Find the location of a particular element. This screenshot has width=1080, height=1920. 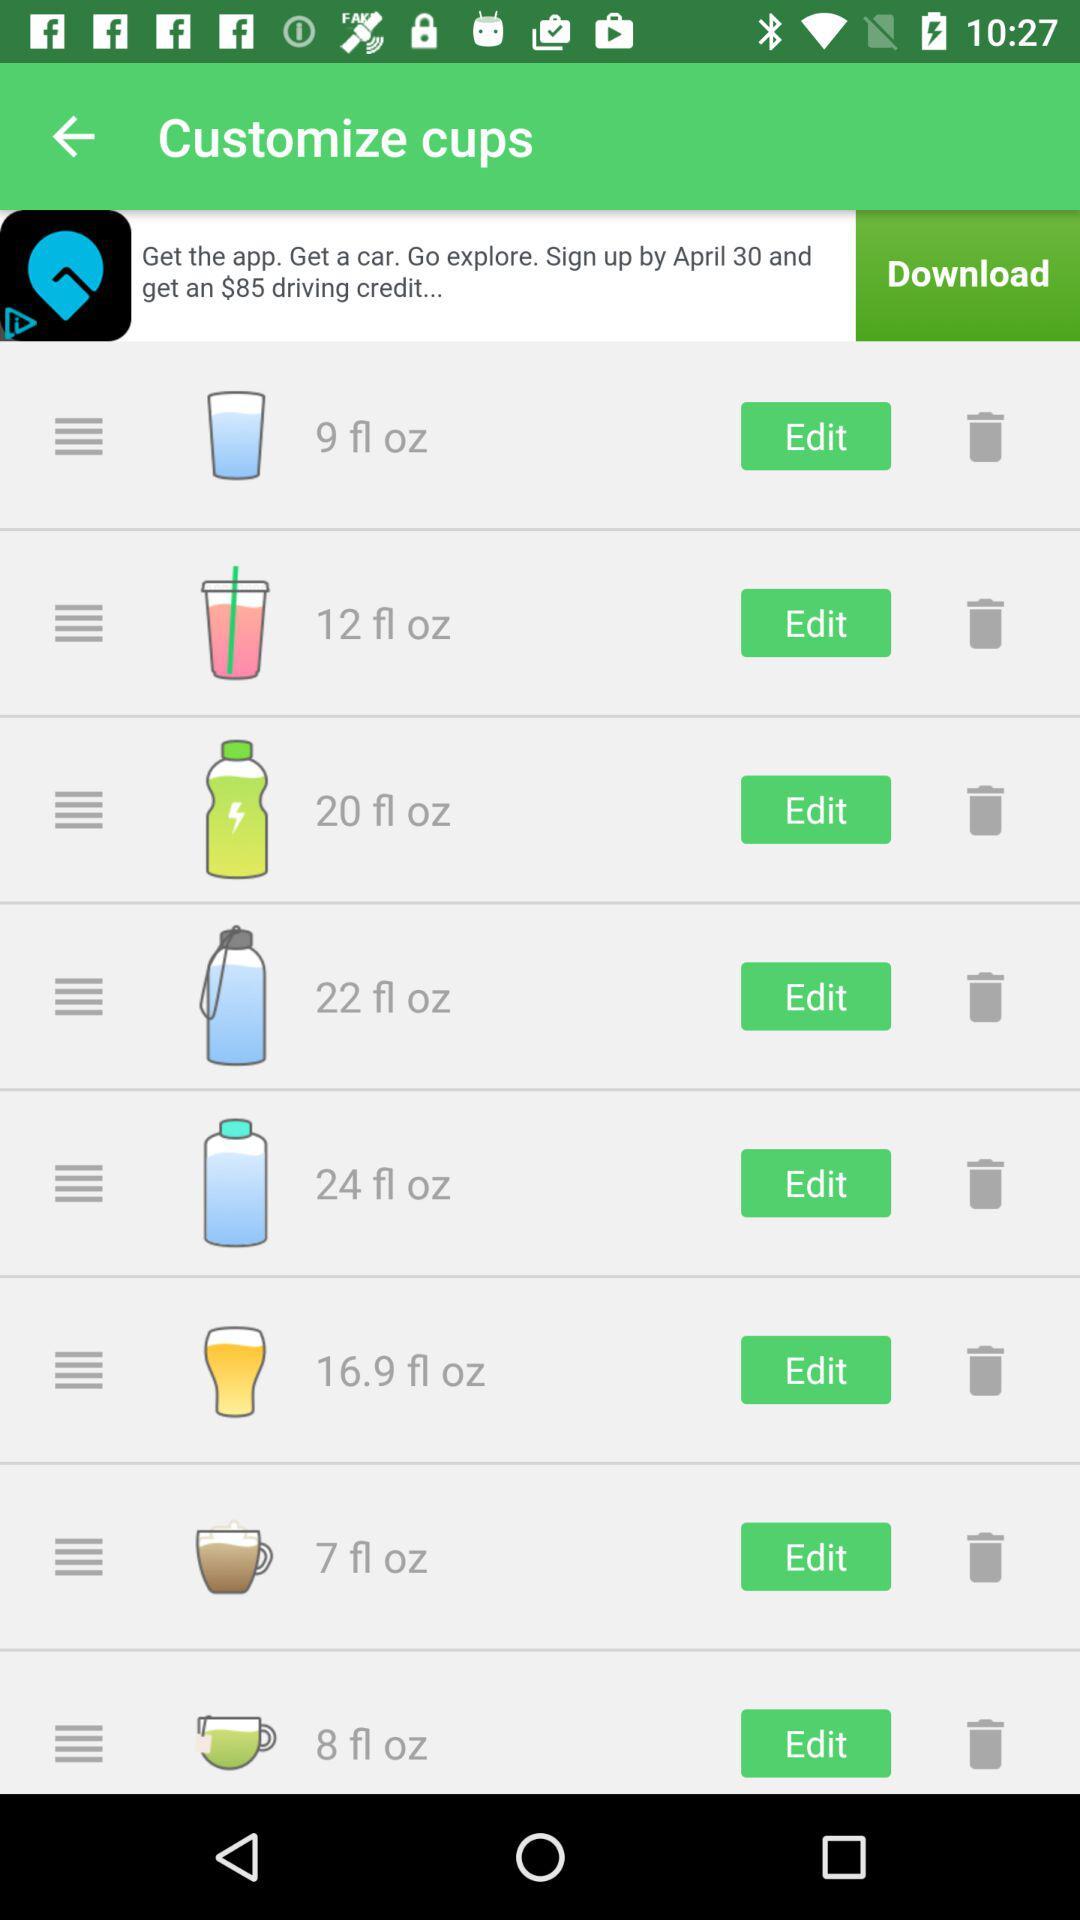

delete is located at coordinates (984, 1555).